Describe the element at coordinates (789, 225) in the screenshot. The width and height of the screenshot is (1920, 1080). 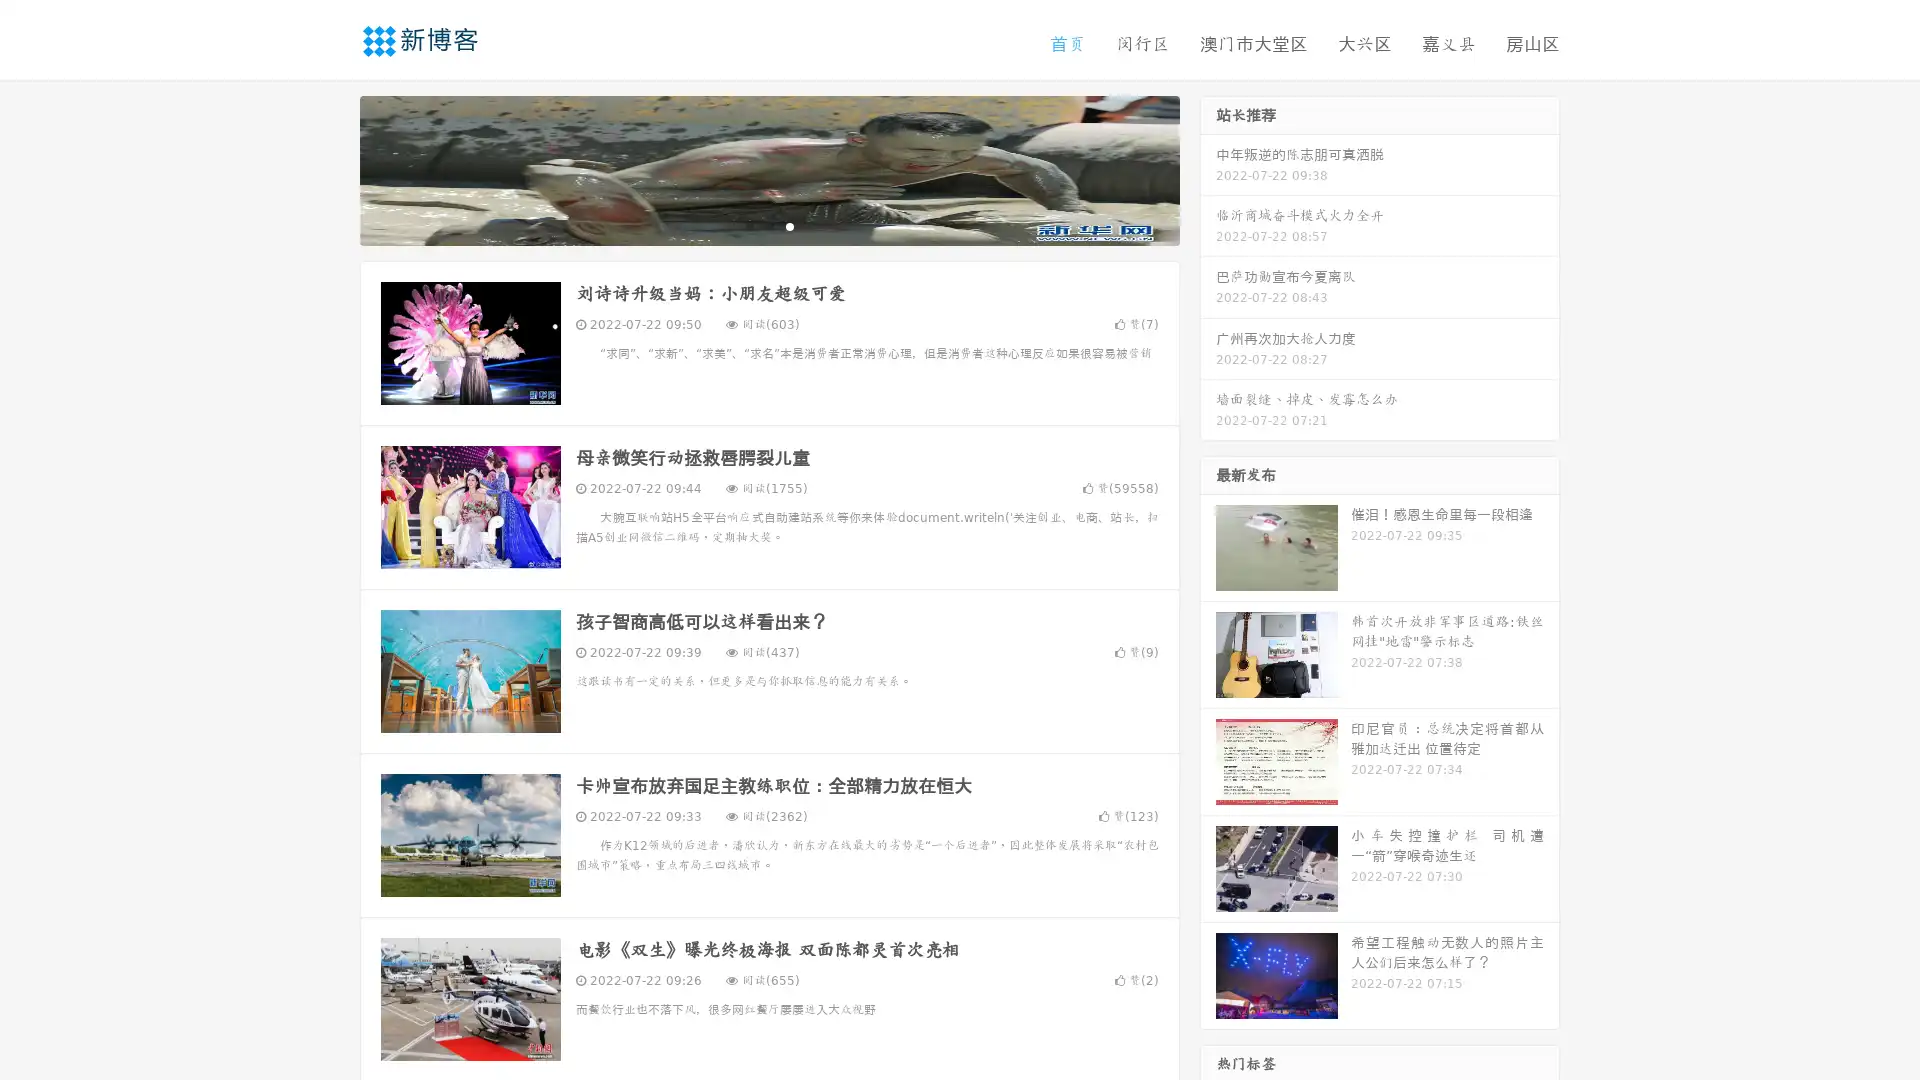
I see `Go to slide 3` at that location.